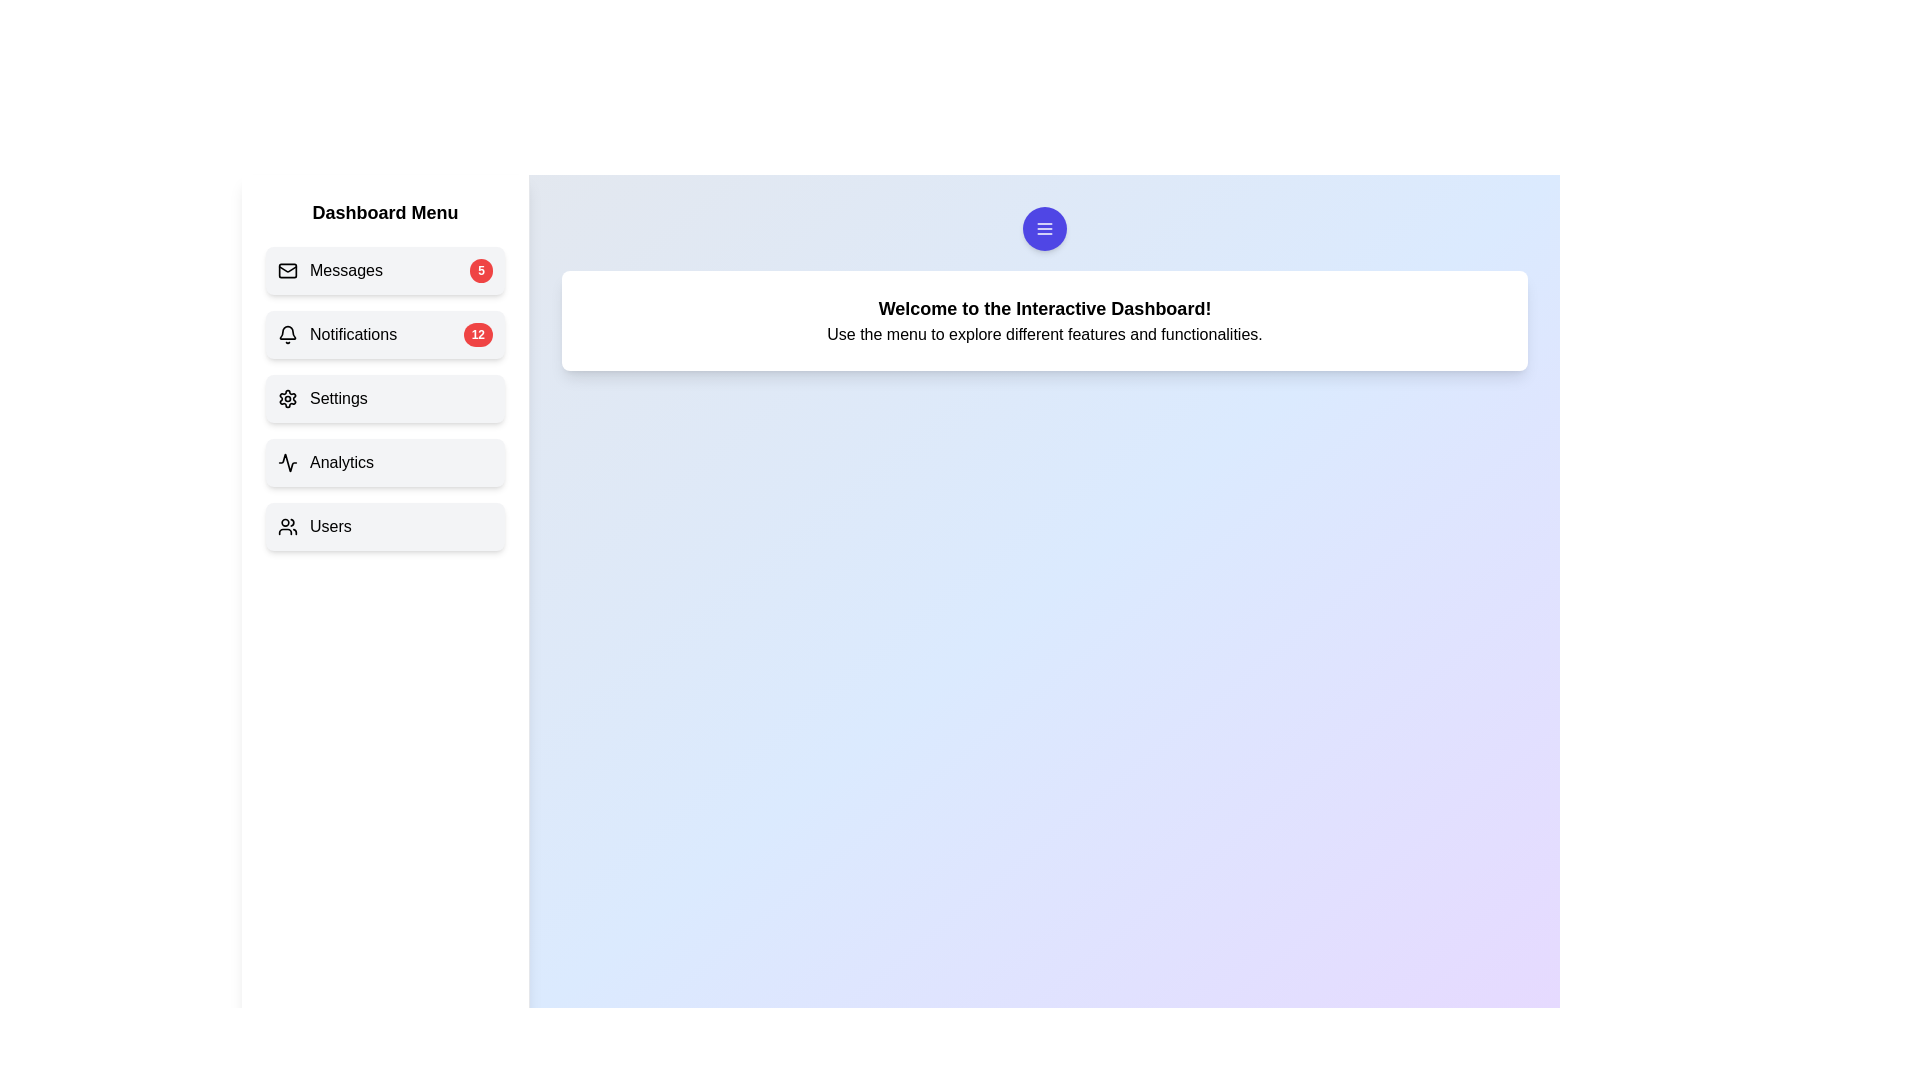  What do you see at coordinates (1044, 227) in the screenshot?
I see `the menu button to toggle the drawer` at bounding box center [1044, 227].